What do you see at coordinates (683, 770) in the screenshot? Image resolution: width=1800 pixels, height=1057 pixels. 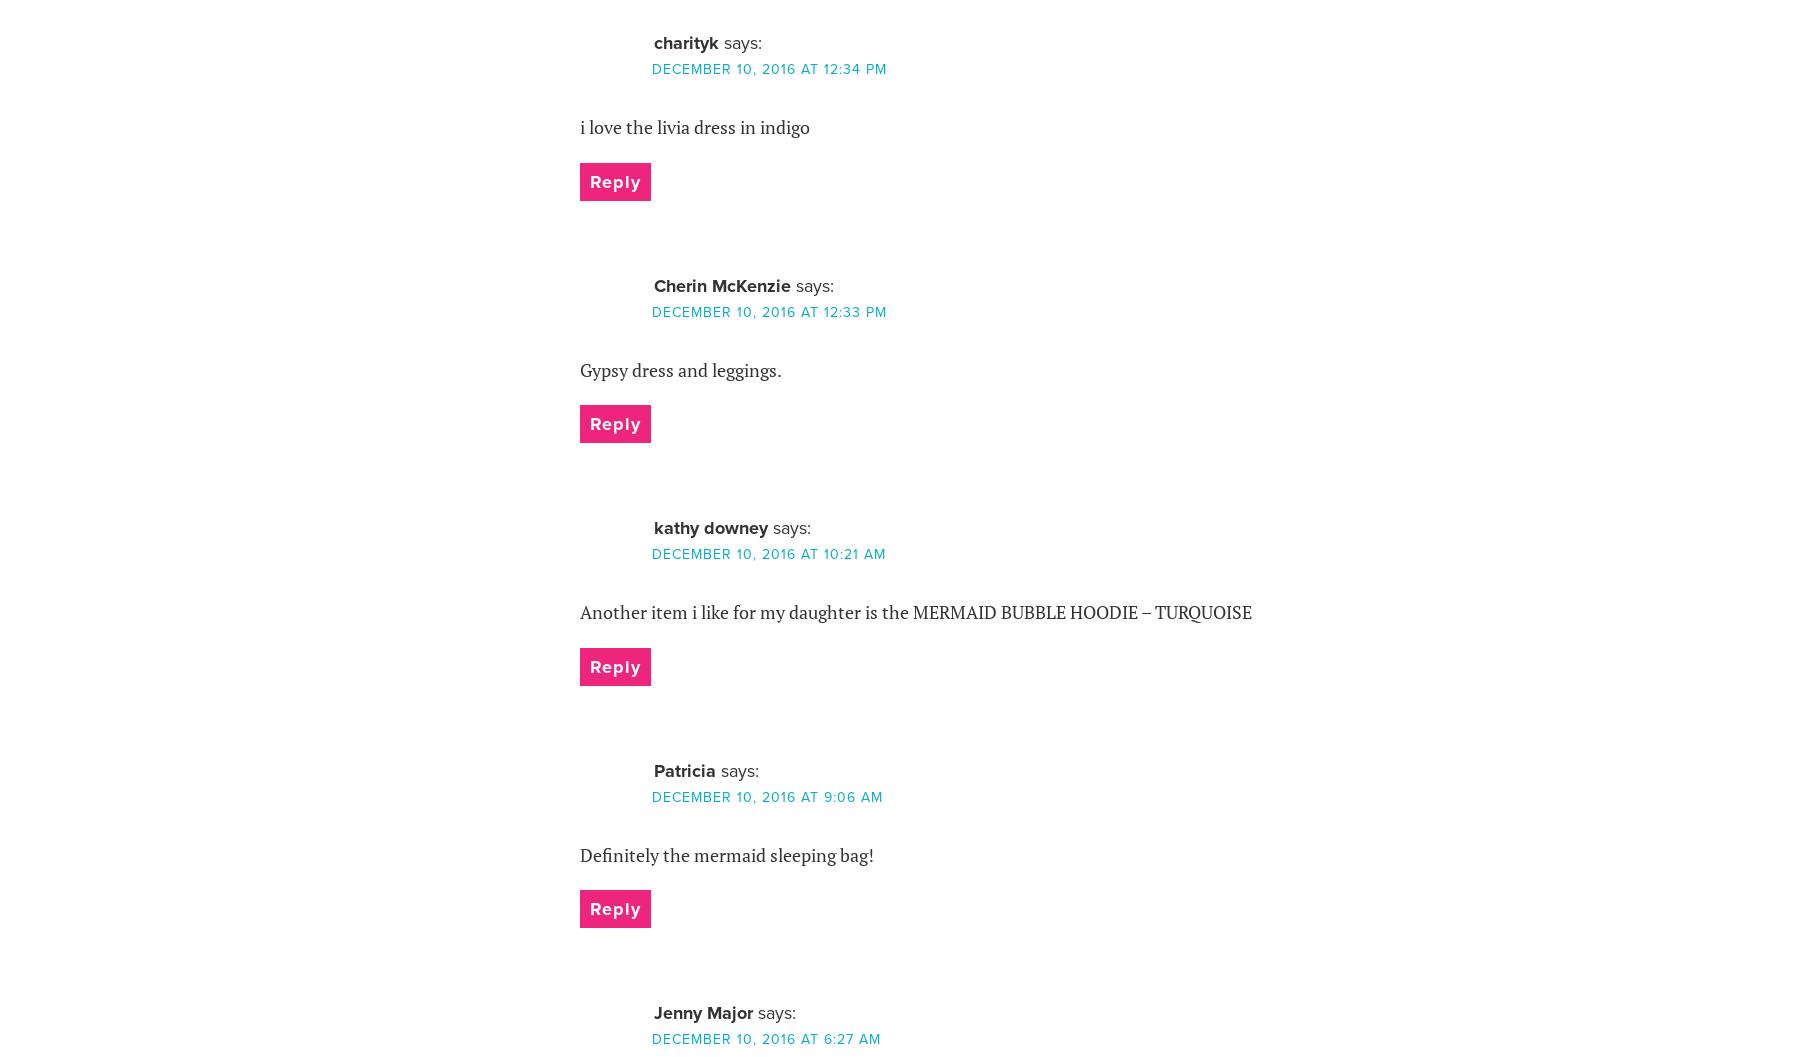 I see `'Patricia'` at bounding box center [683, 770].